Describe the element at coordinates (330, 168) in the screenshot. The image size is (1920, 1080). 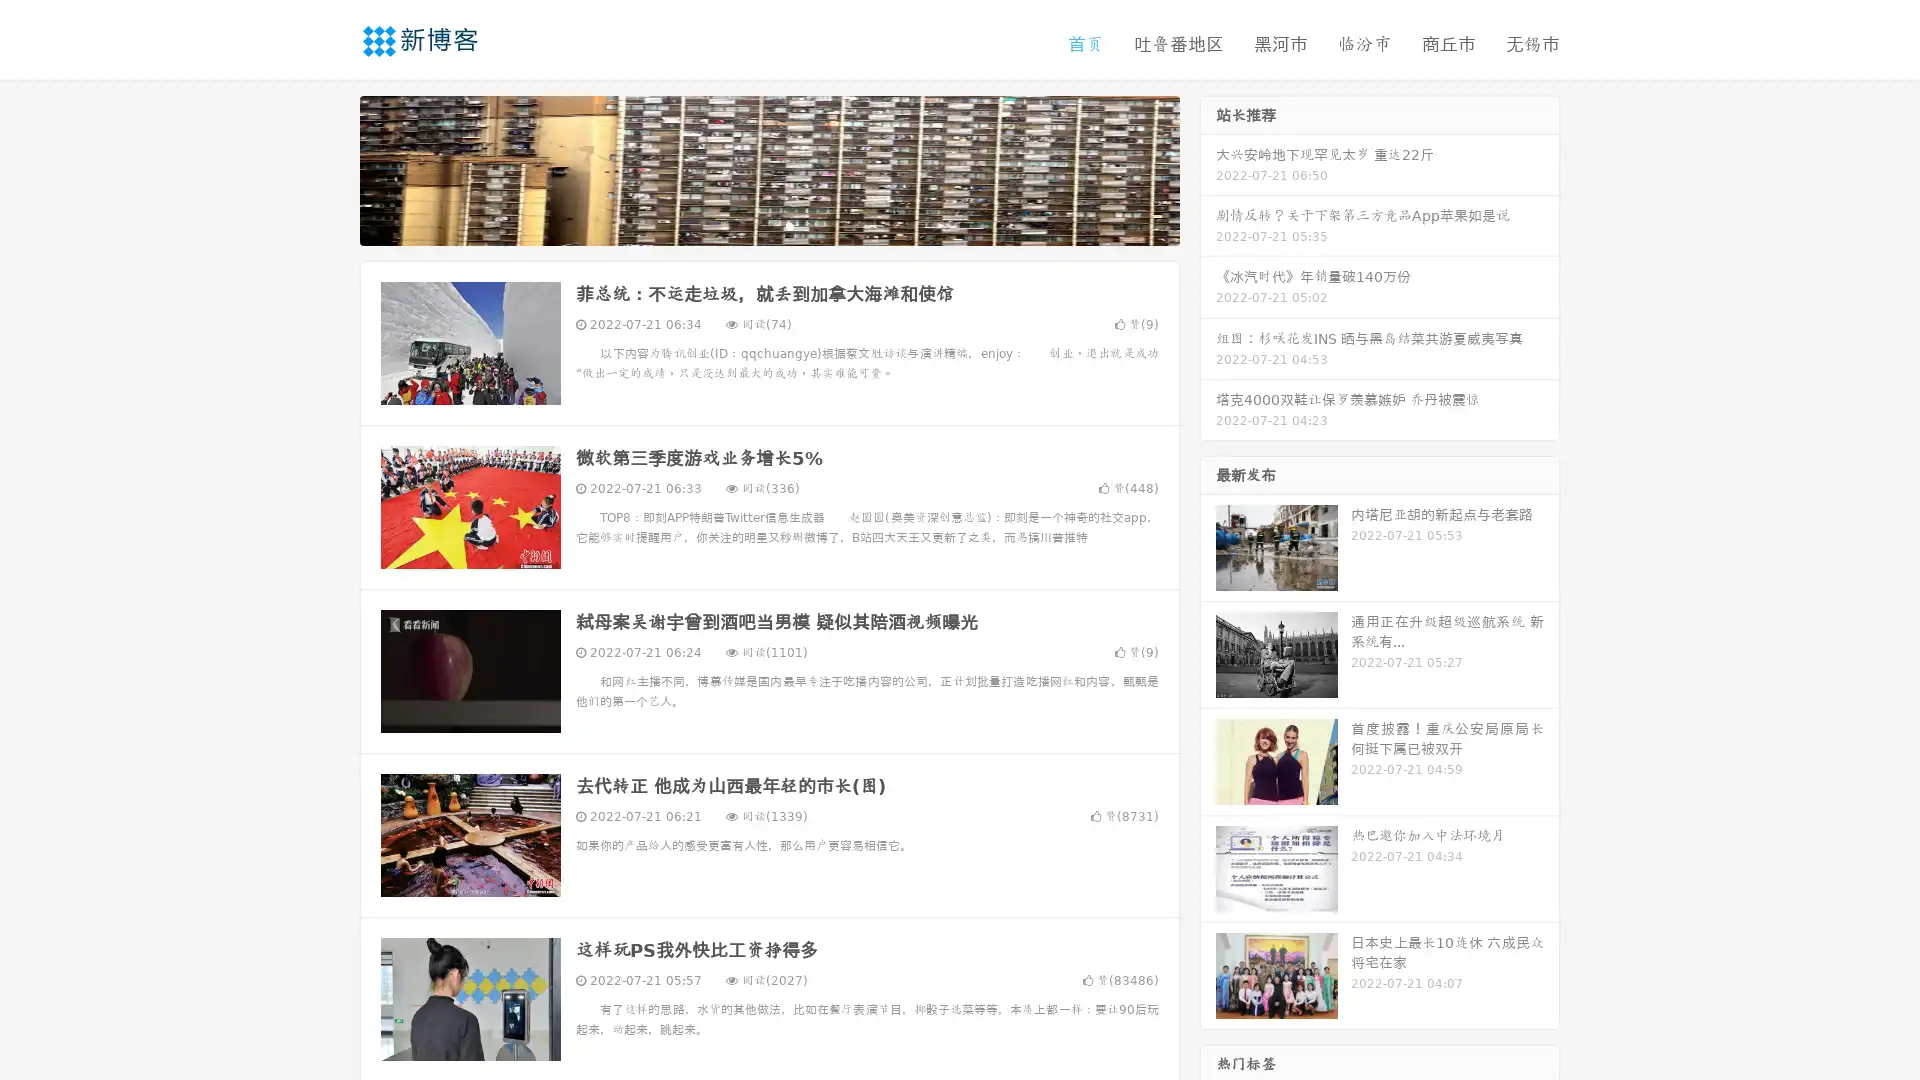
I see `Previous slide` at that location.